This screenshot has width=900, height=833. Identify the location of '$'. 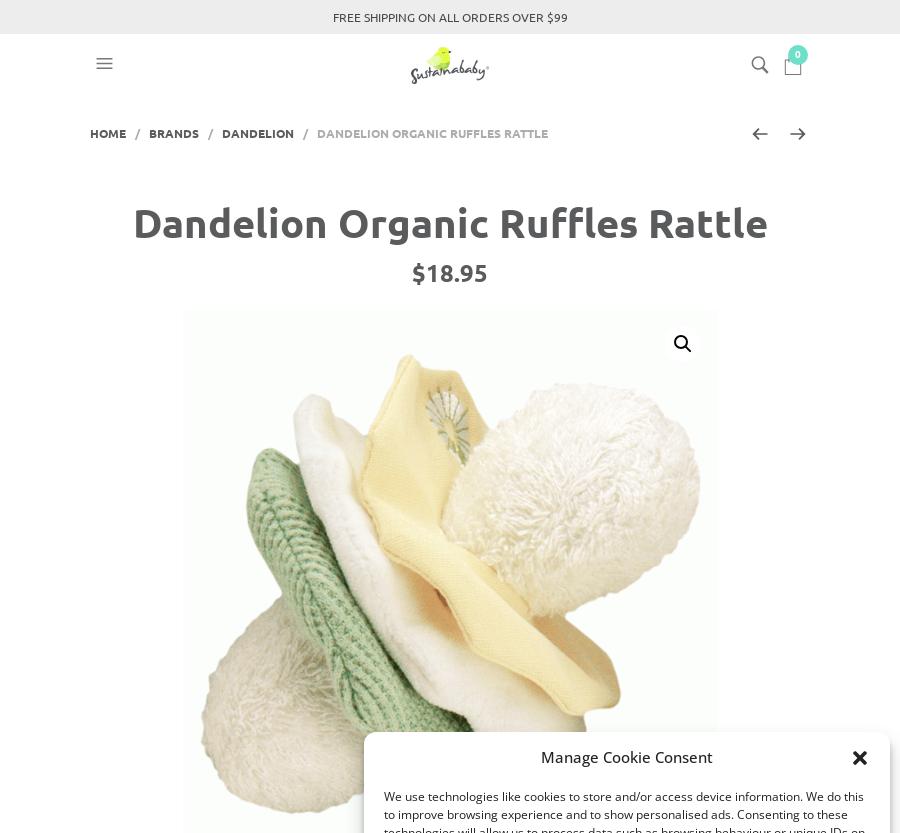
(419, 272).